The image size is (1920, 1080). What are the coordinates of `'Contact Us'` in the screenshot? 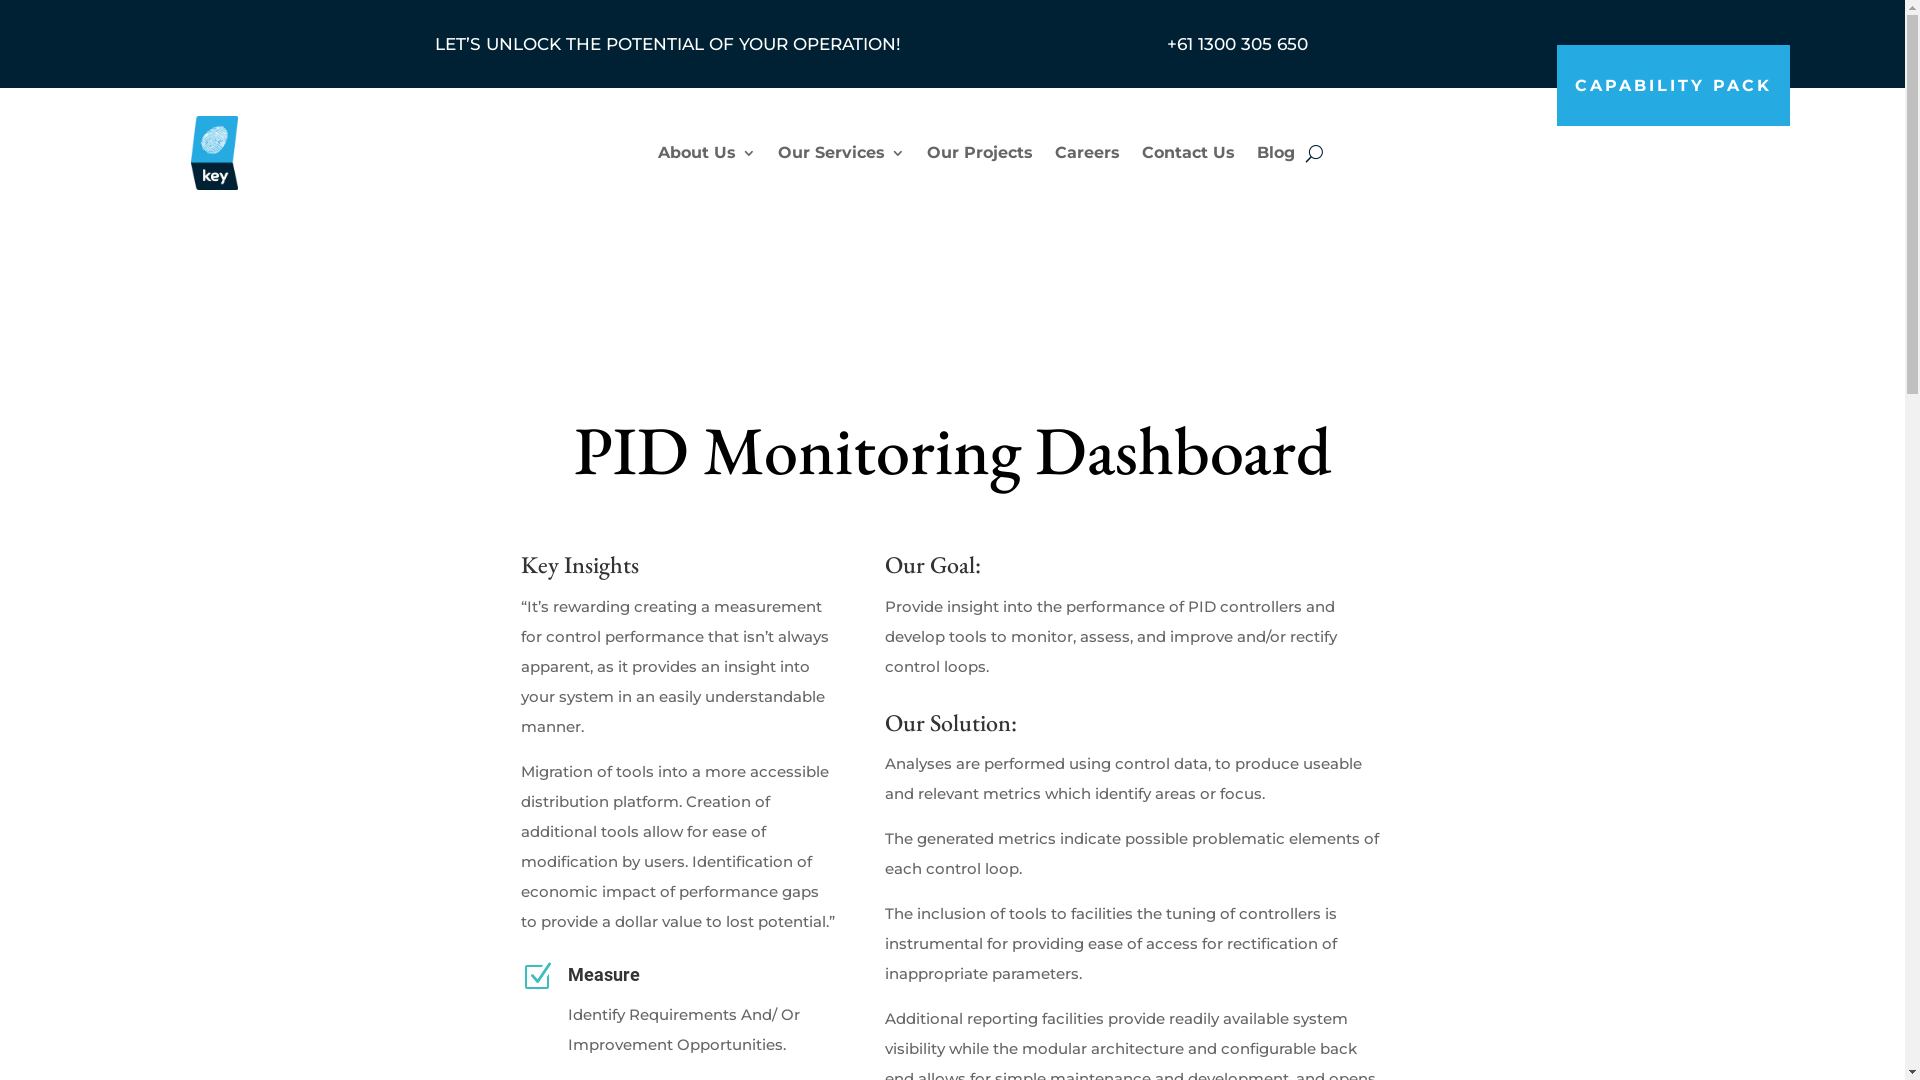 It's located at (1188, 152).